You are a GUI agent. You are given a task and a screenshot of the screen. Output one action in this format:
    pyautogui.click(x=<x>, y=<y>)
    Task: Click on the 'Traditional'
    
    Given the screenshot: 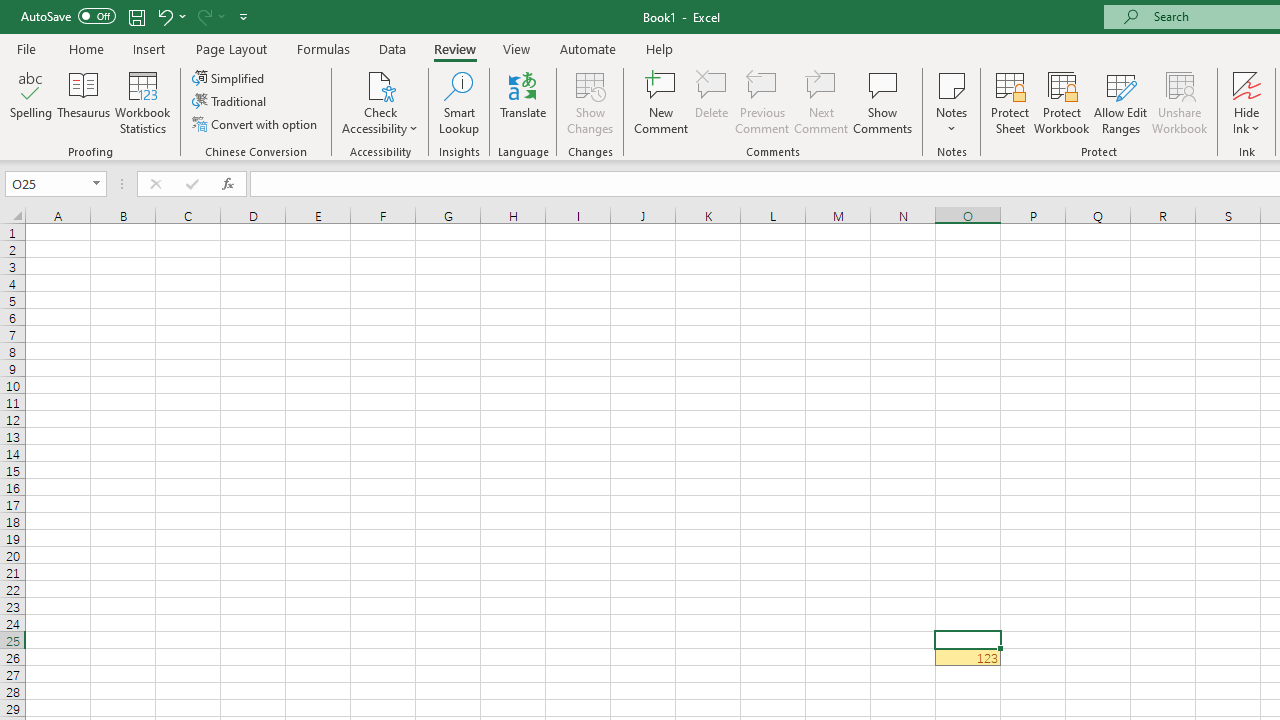 What is the action you would take?
    pyautogui.click(x=231, y=101)
    